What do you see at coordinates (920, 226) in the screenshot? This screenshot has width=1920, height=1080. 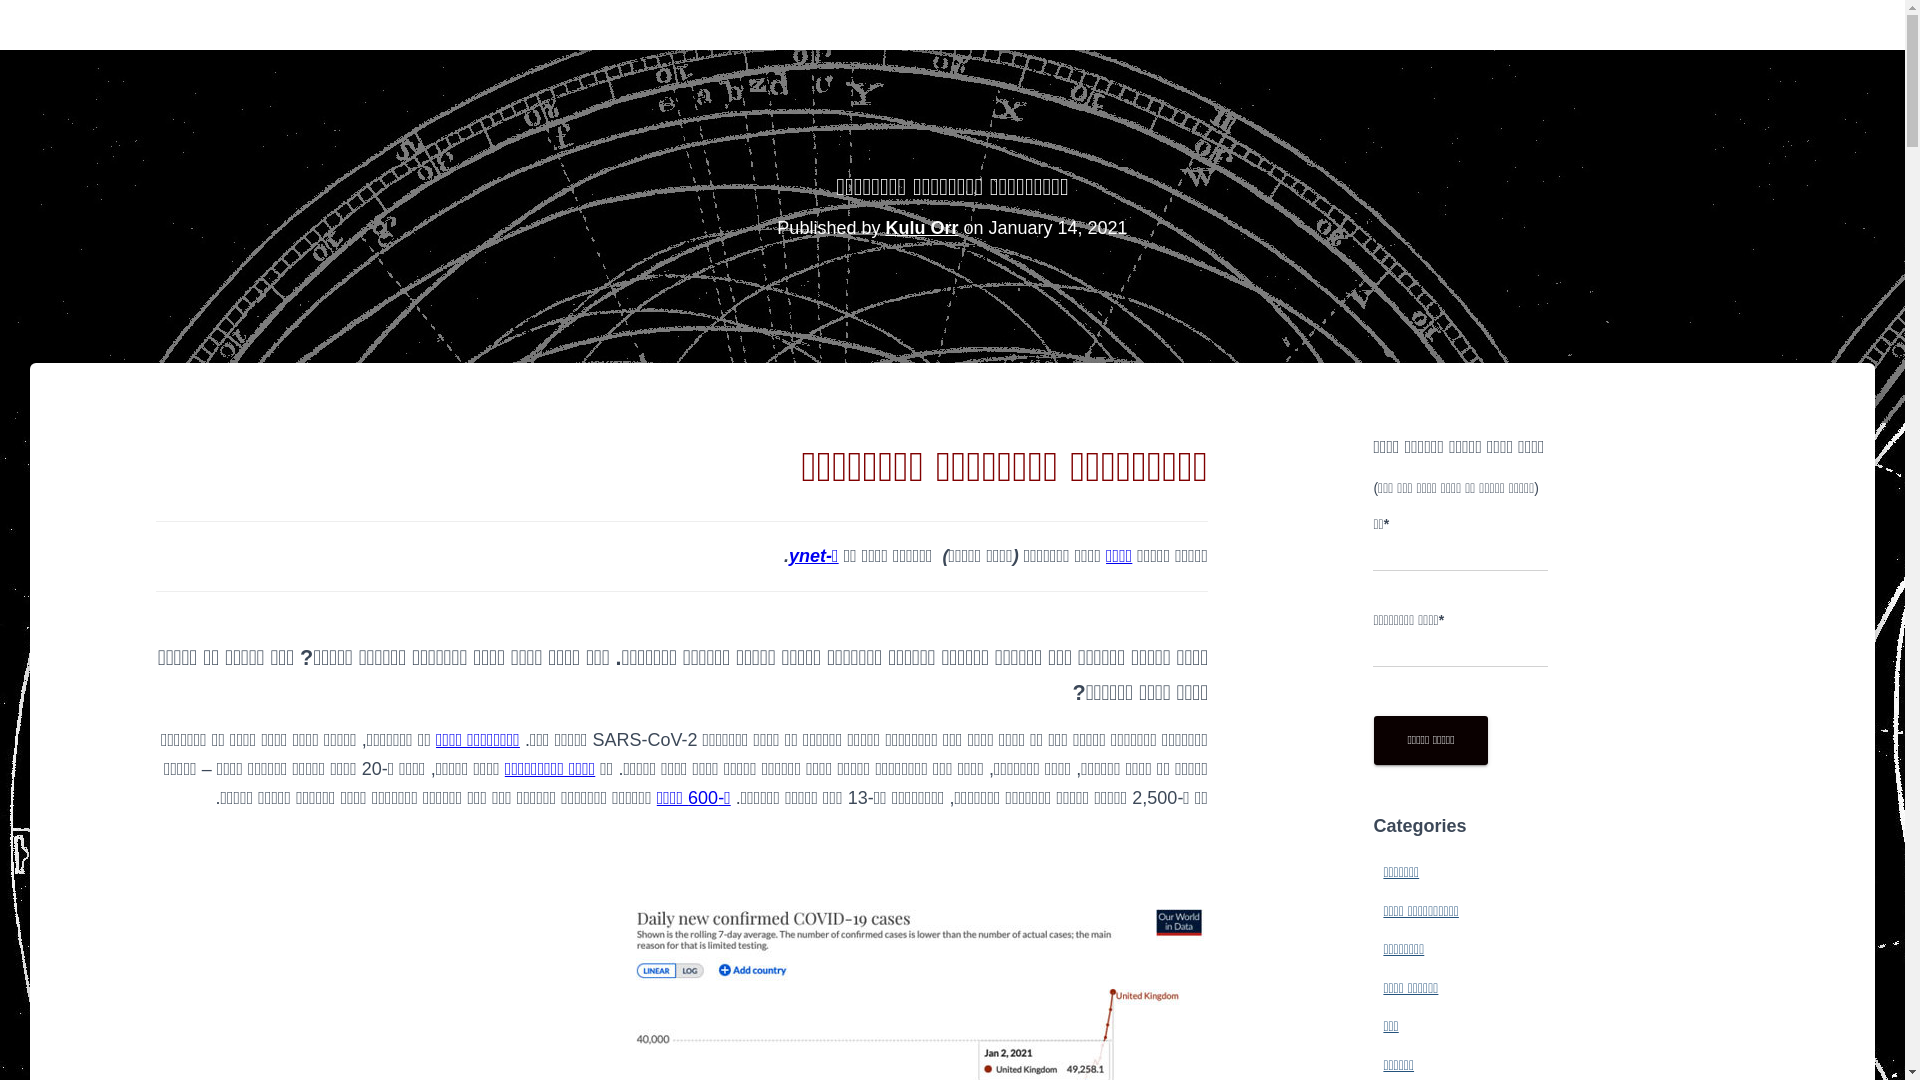 I see `'Kulu Orr'` at bounding box center [920, 226].